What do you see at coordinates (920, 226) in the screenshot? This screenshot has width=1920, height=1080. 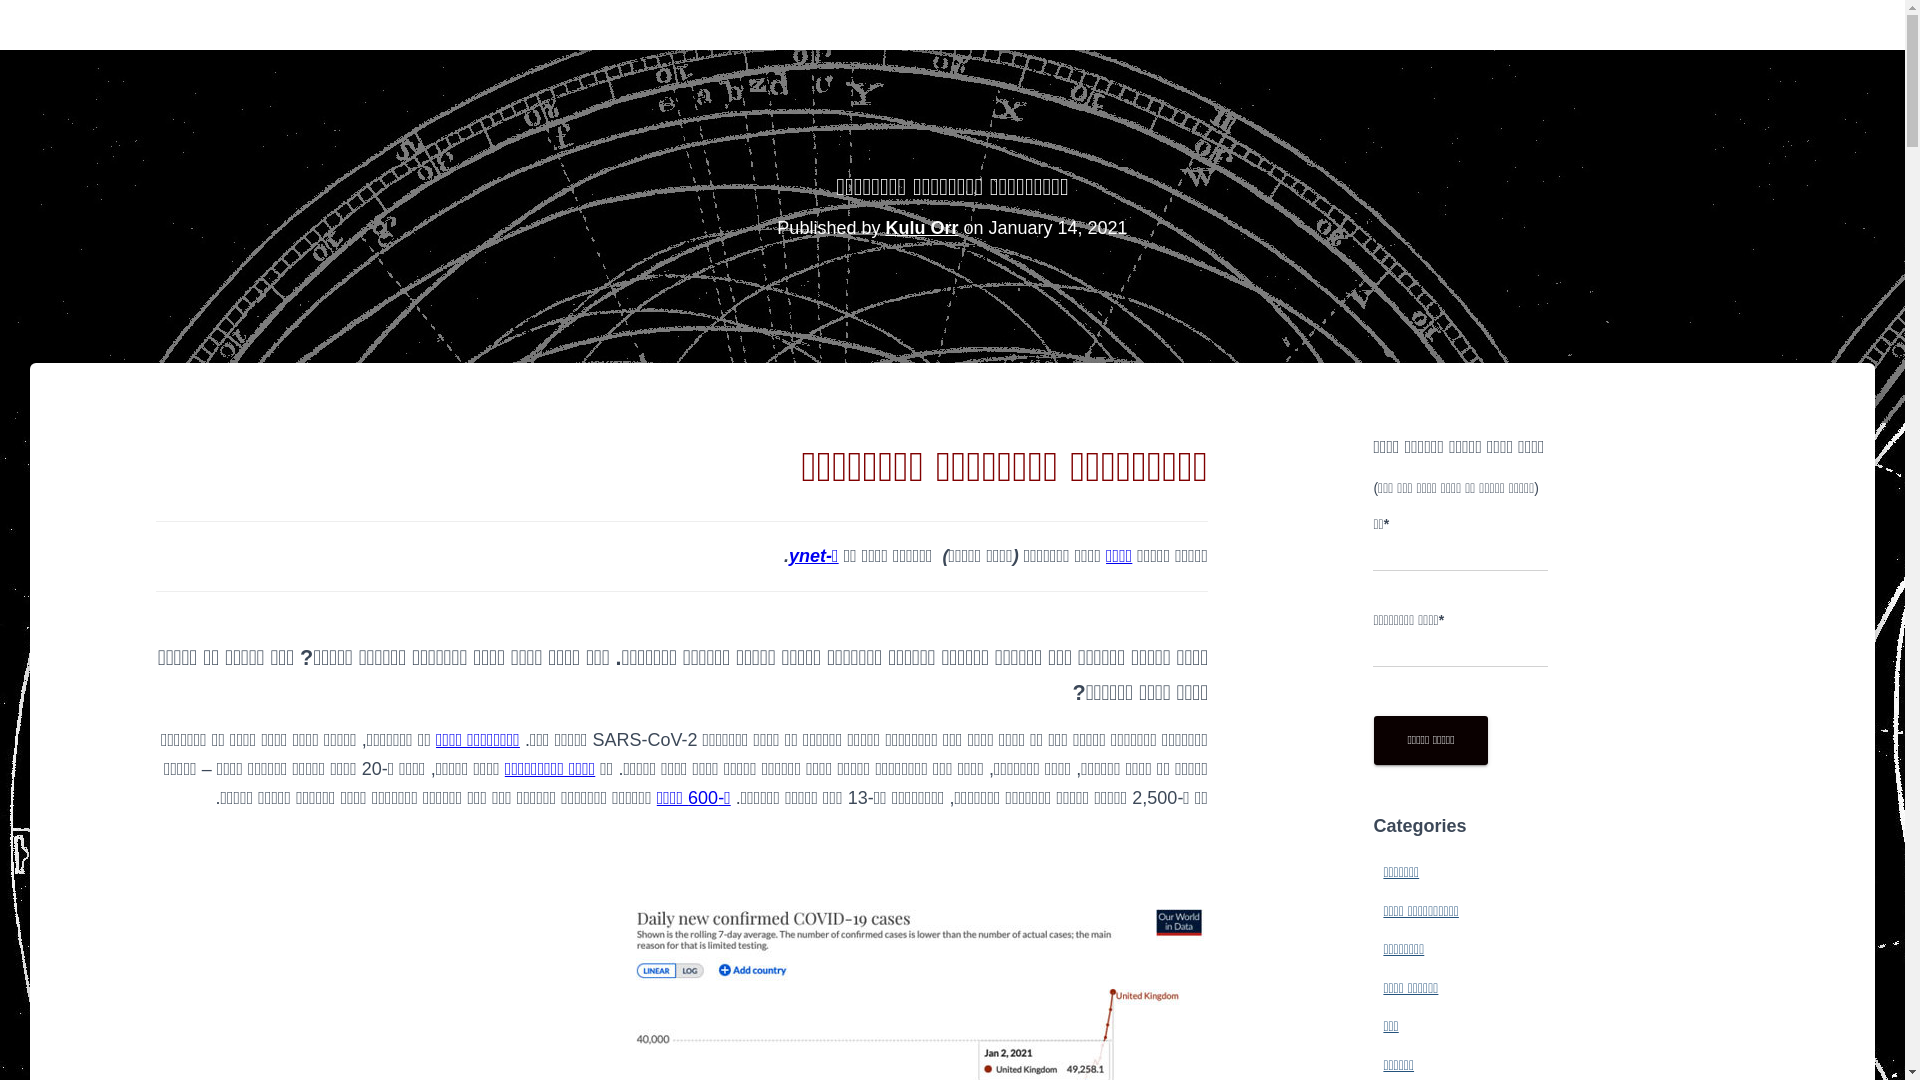 I see `'Kulu Orr'` at bounding box center [920, 226].